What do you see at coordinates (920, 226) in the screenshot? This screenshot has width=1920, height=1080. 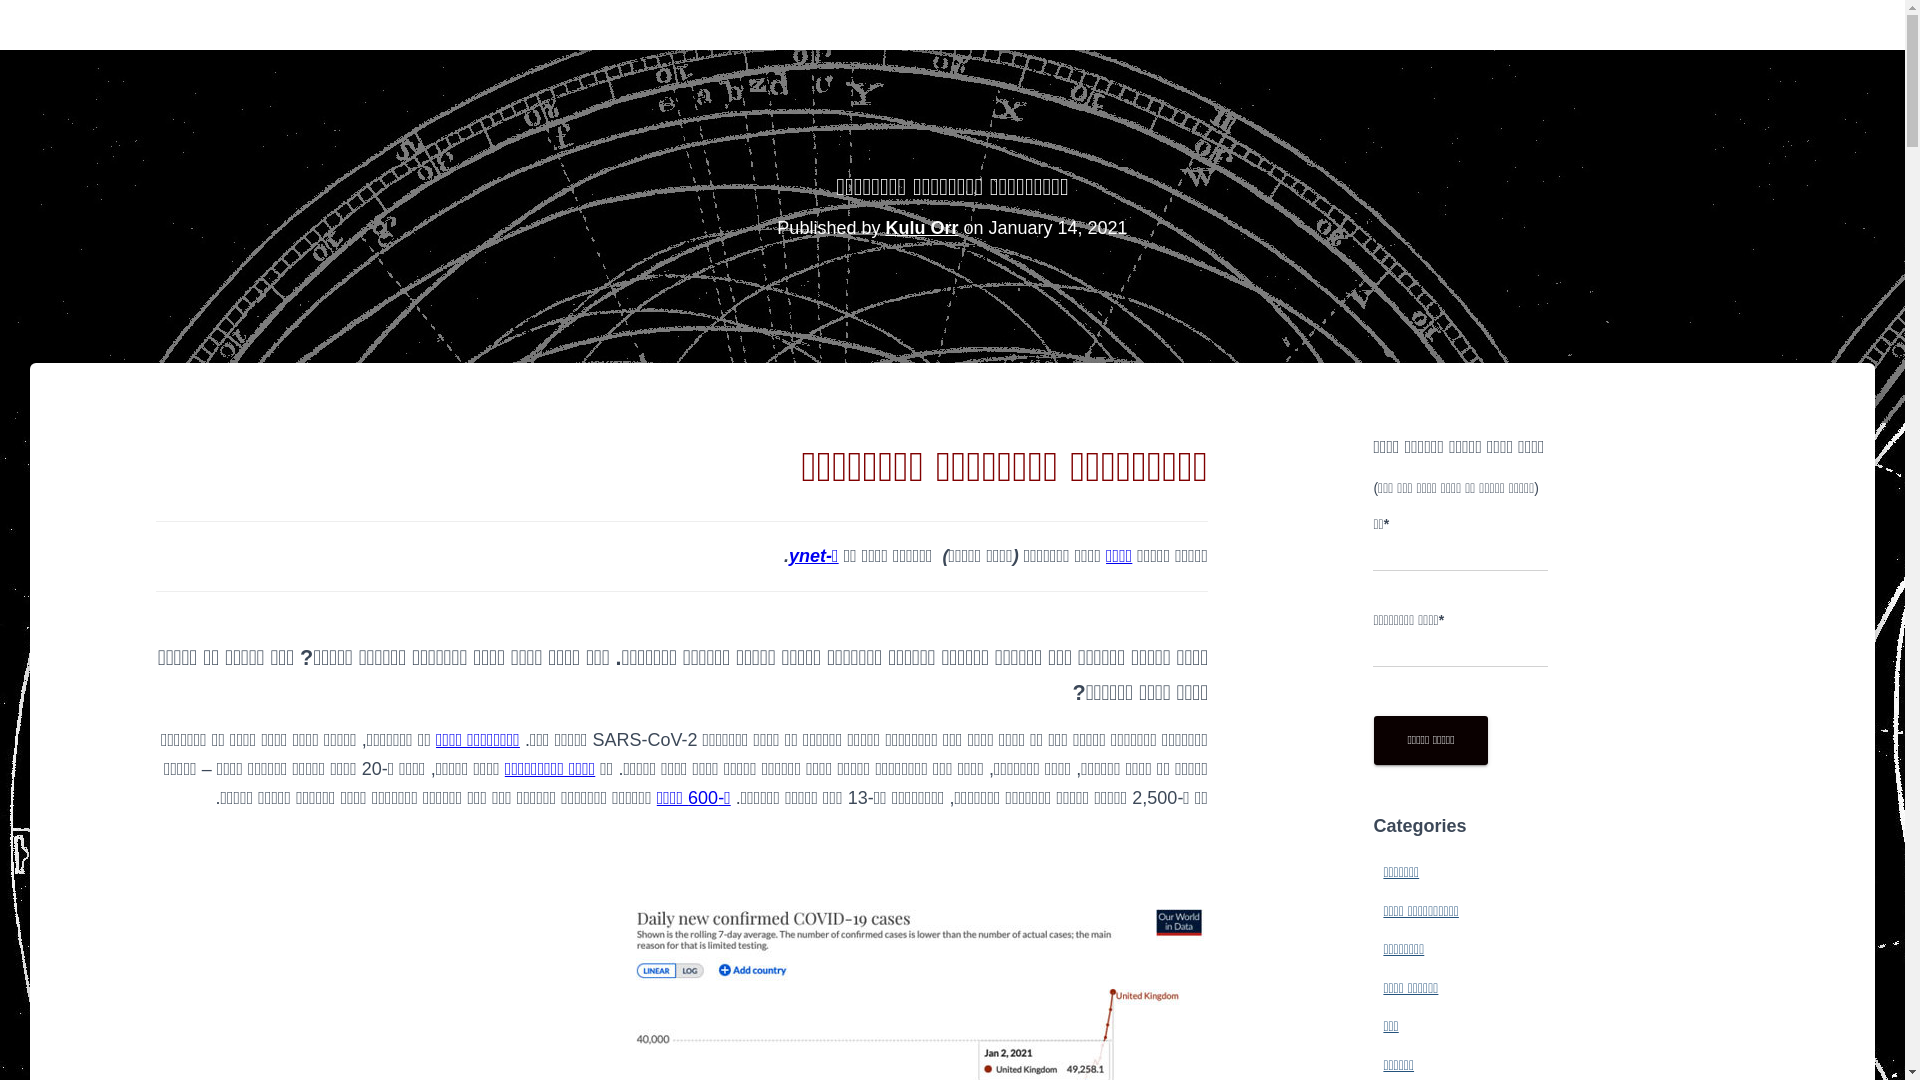 I see `'Kulu Orr'` at bounding box center [920, 226].